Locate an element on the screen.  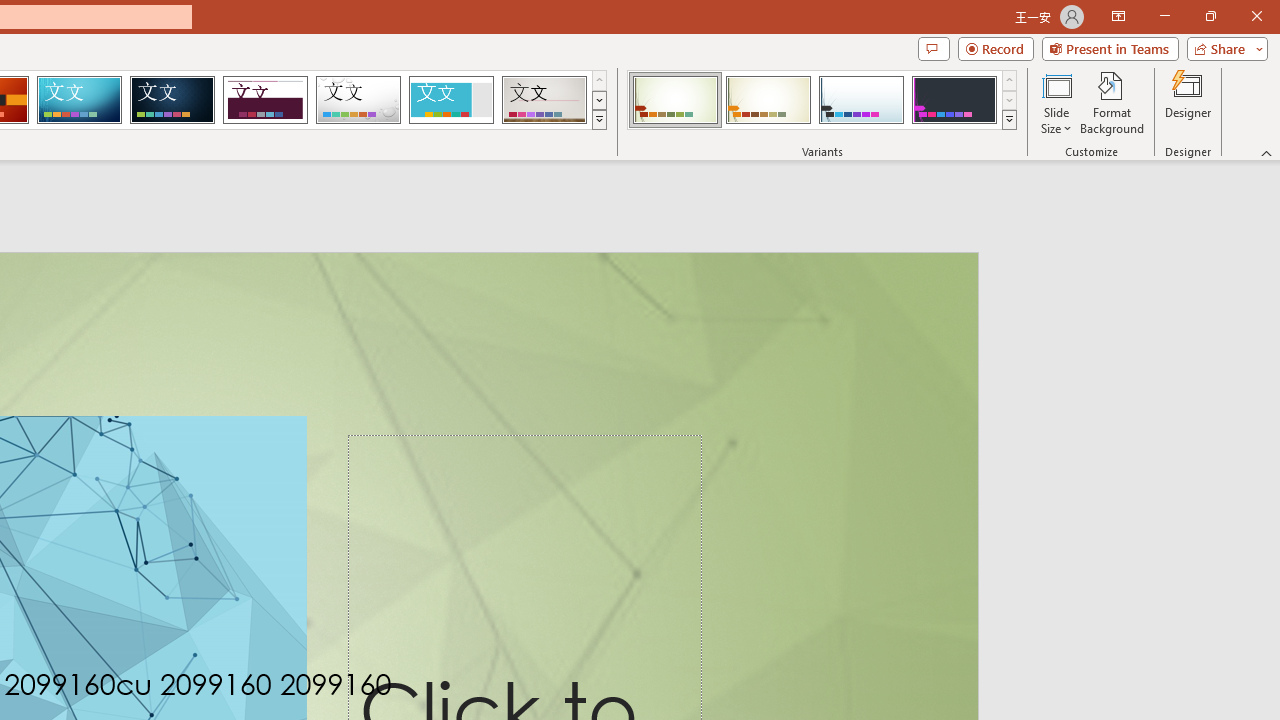
'Dividend Loading Preview...' is located at coordinates (264, 100).